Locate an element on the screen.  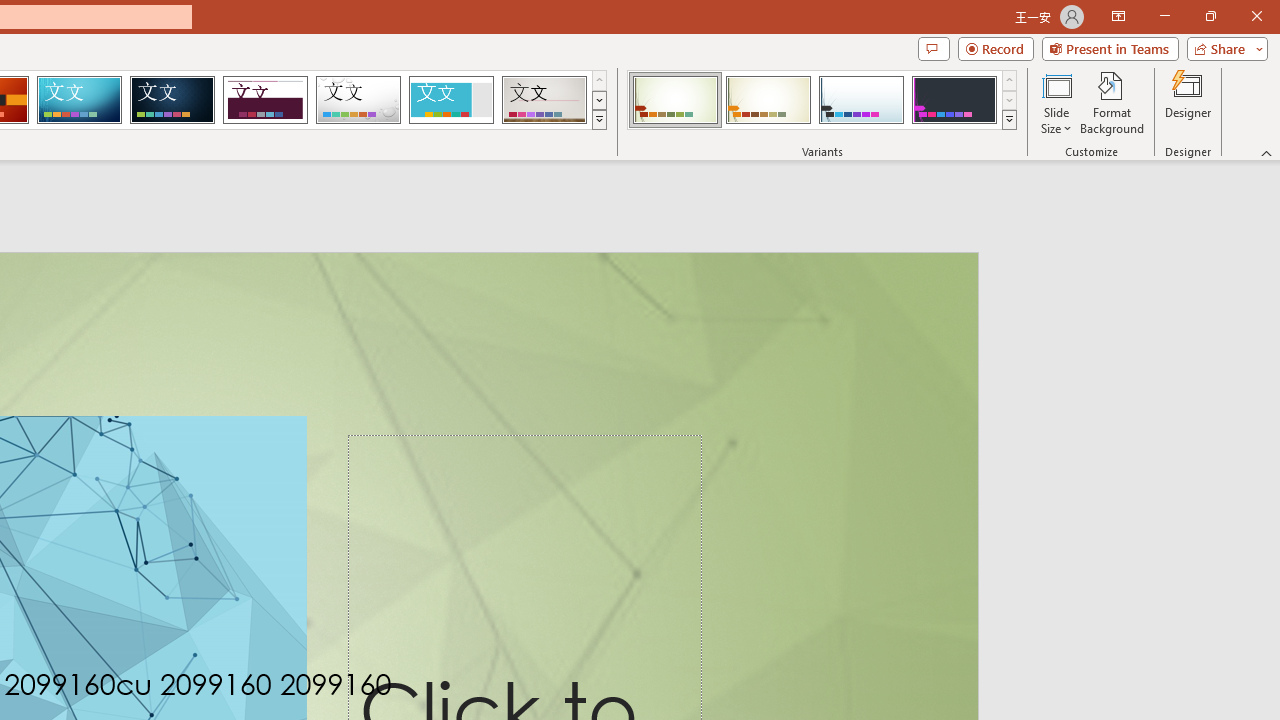
'Dividend Loading Preview...' is located at coordinates (264, 100).